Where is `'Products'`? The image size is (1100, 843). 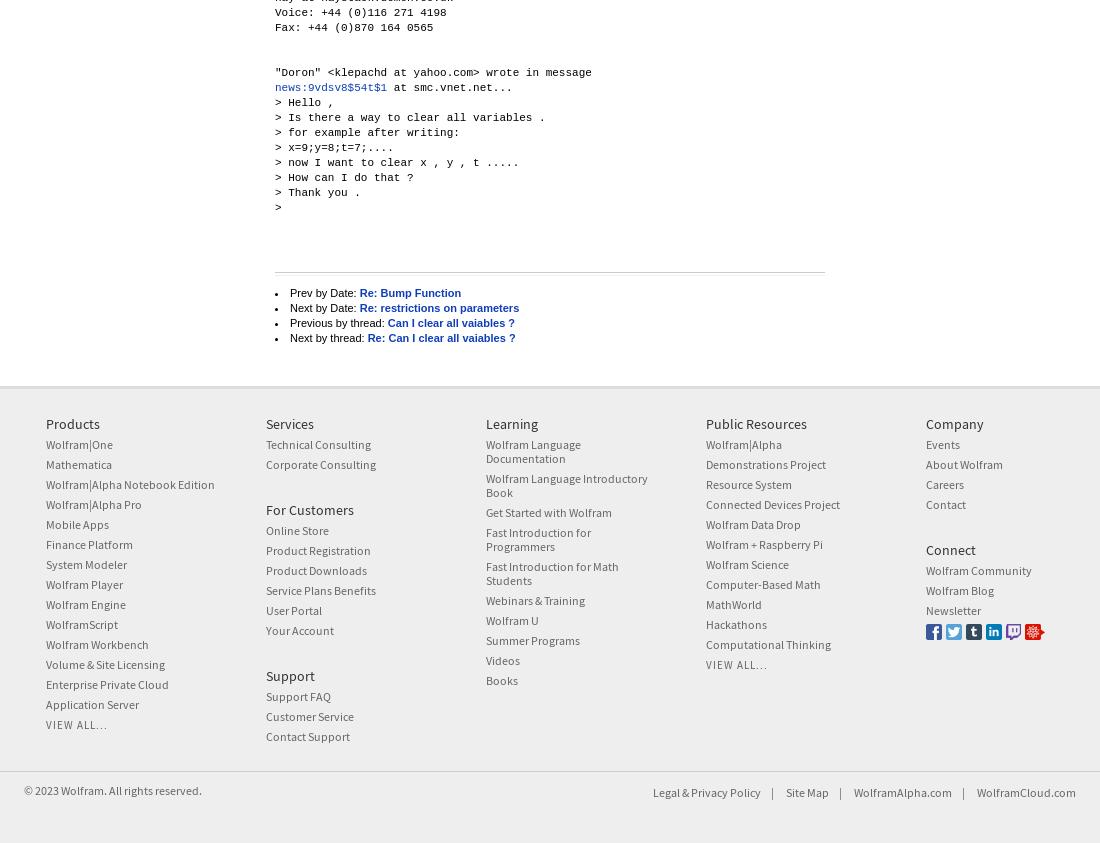 'Products' is located at coordinates (44, 424).